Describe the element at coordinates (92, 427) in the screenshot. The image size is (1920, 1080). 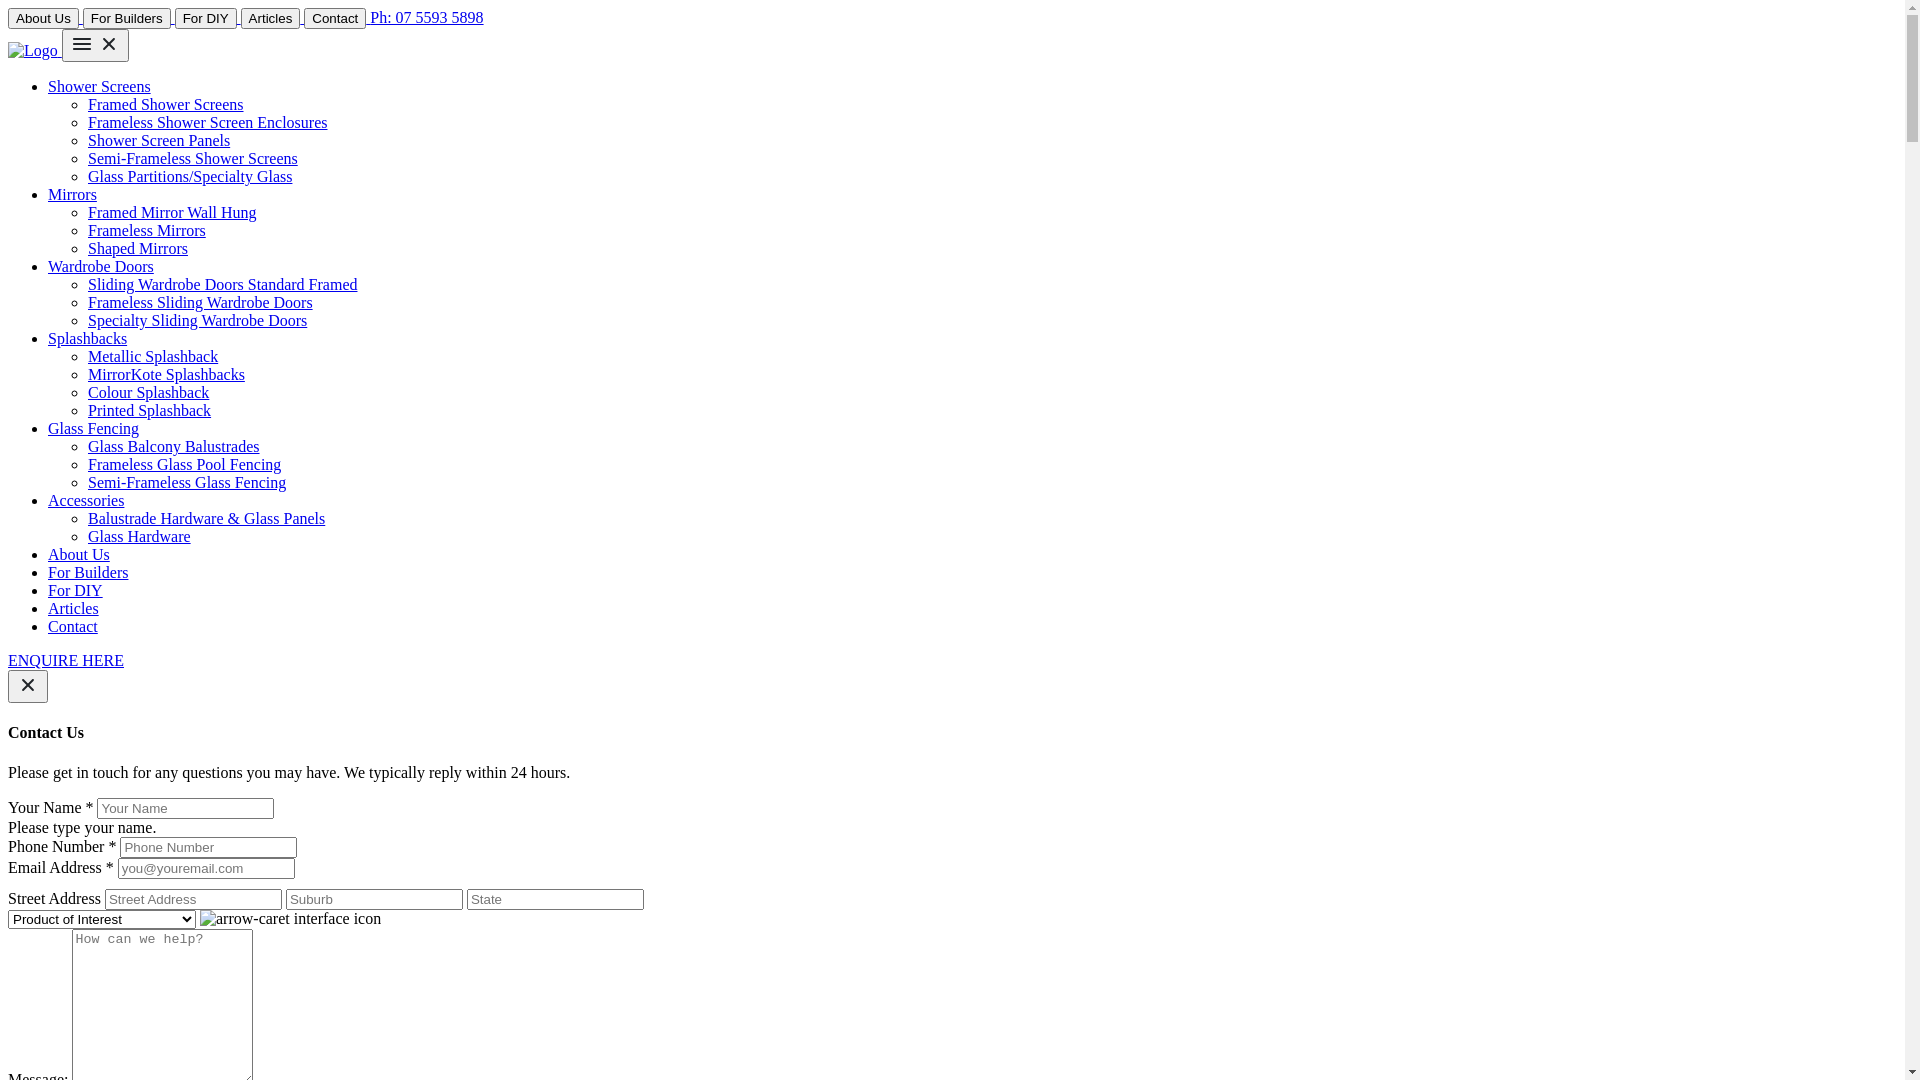
I see `'Glass Fencing'` at that location.